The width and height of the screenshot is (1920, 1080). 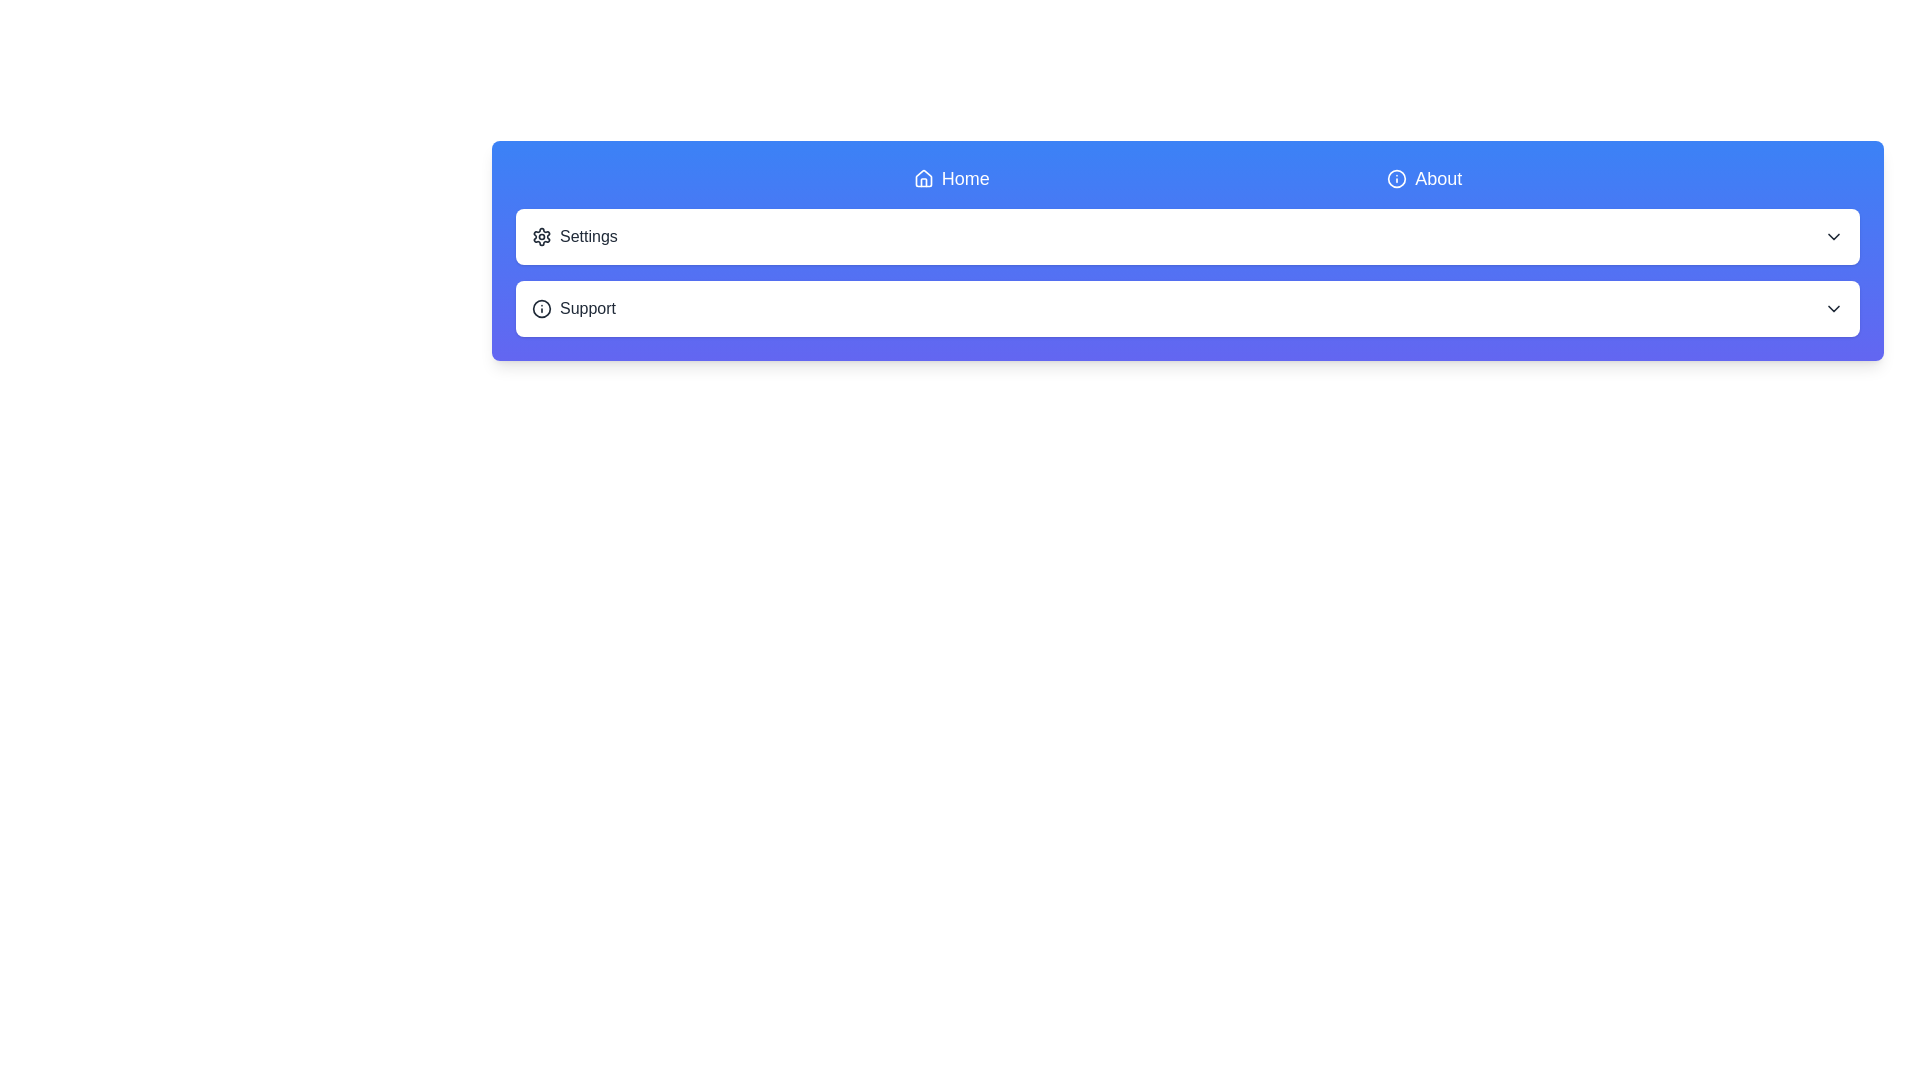 What do you see at coordinates (1833, 235) in the screenshot?
I see `the chevron-down icon` at bounding box center [1833, 235].